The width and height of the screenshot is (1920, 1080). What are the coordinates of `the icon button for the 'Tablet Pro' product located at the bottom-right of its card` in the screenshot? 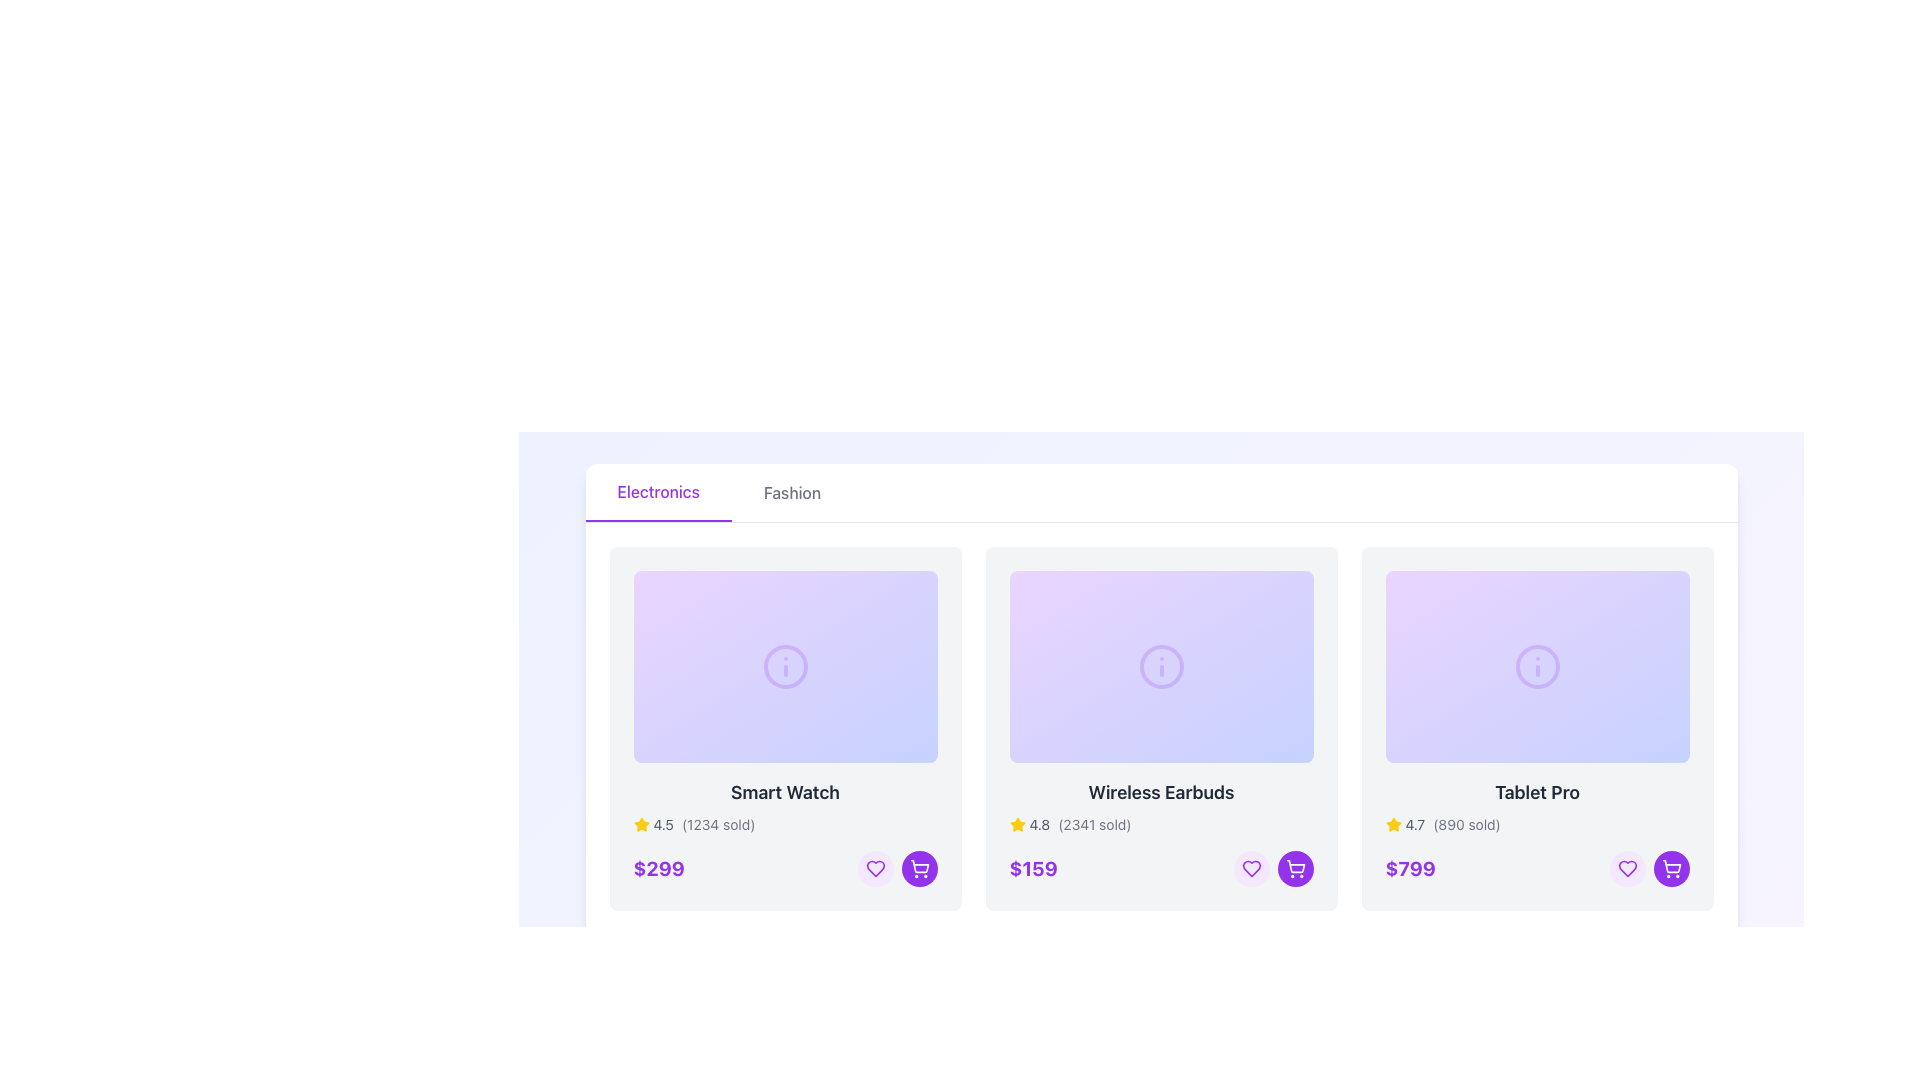 It's located at (1295, 867).